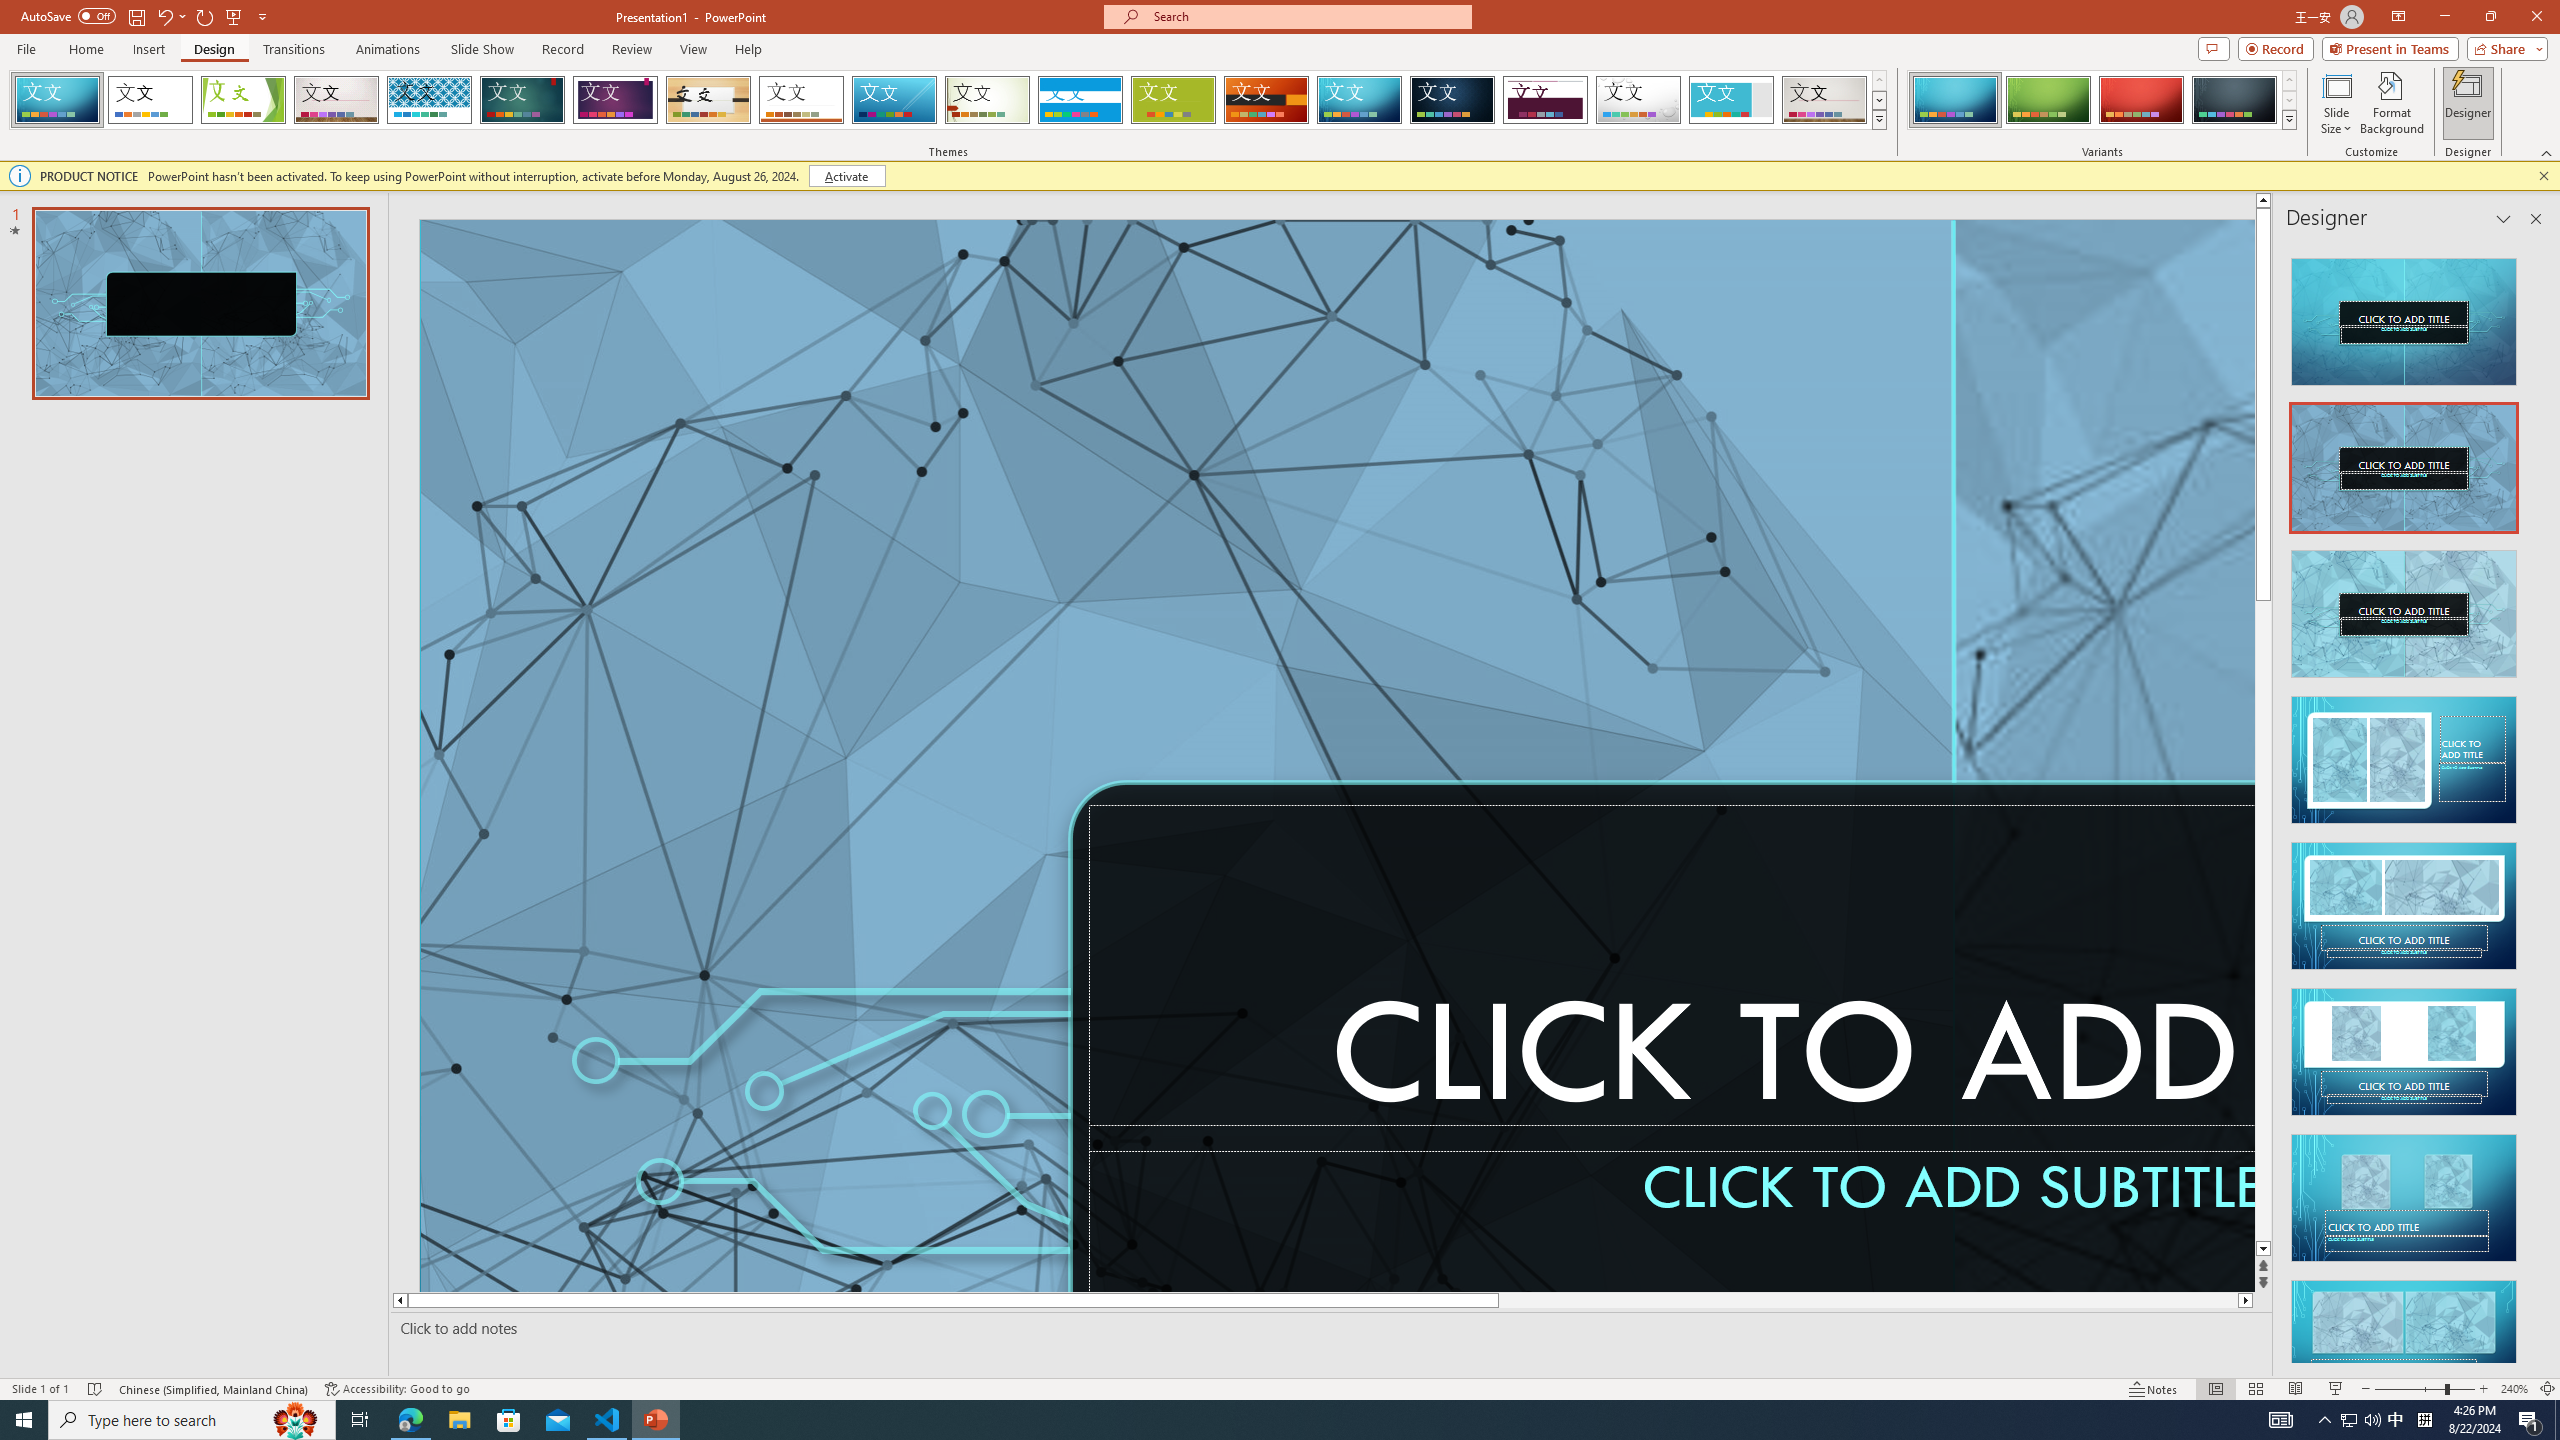  Describe the element at coordinates (847, 176) in the screenshot. I see `'Activate'` at that location.